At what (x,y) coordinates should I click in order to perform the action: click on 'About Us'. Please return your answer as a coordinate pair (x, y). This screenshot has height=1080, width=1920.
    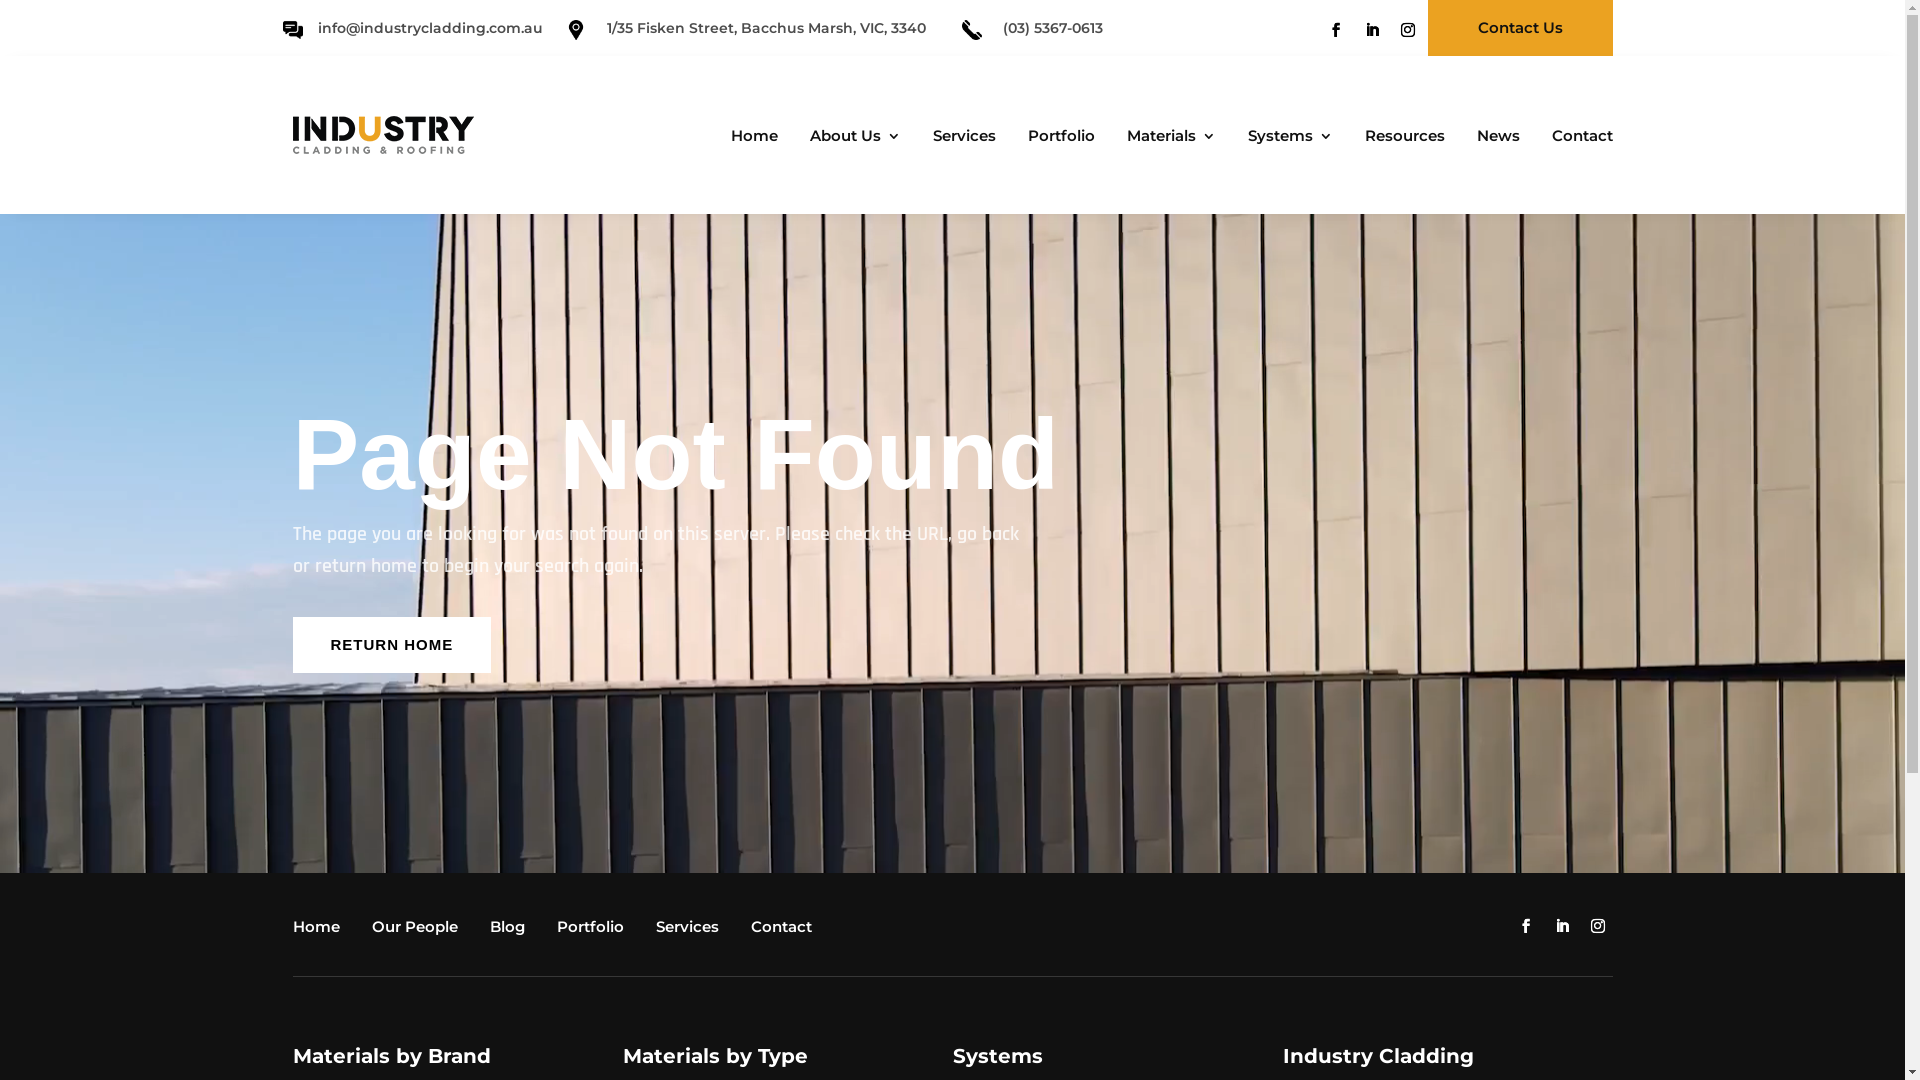
    Looking at the image, I should click on (850, 137).